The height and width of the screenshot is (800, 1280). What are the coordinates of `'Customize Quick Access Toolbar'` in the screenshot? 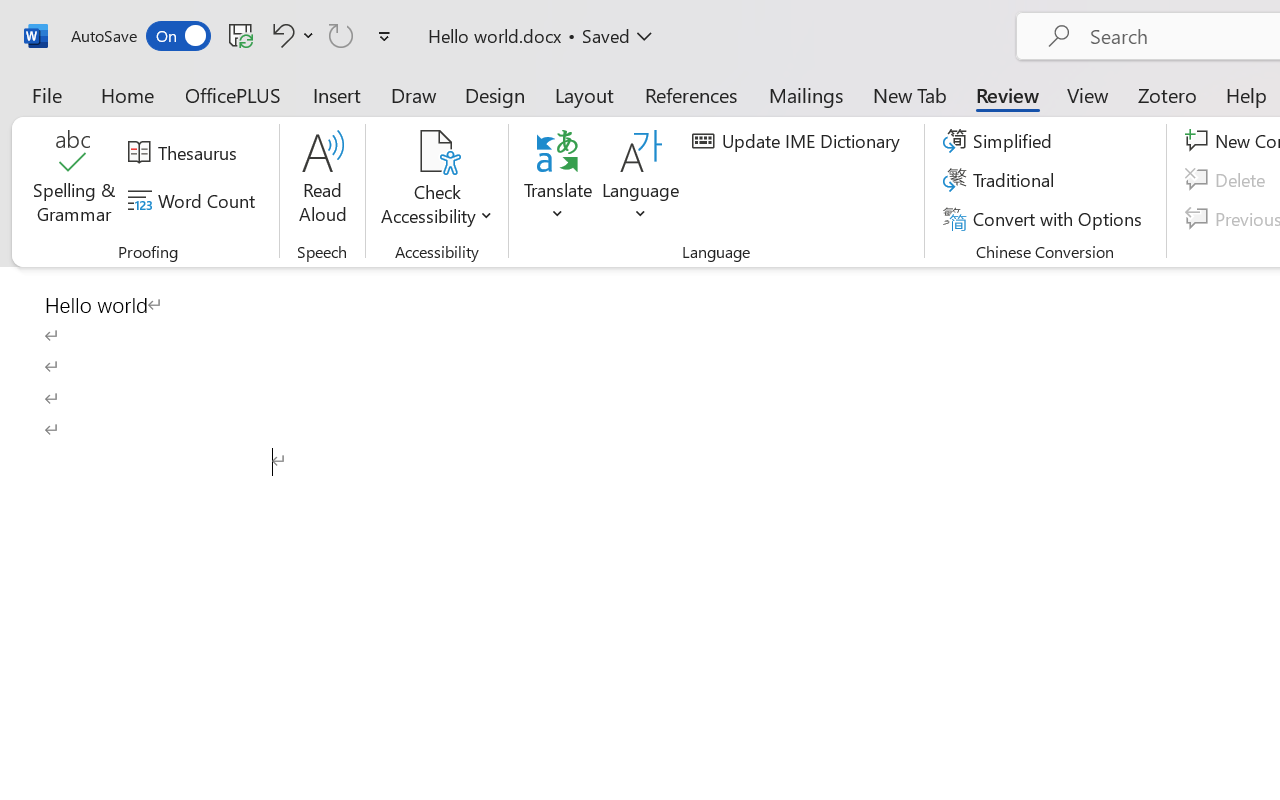 It's located at (384, 35).